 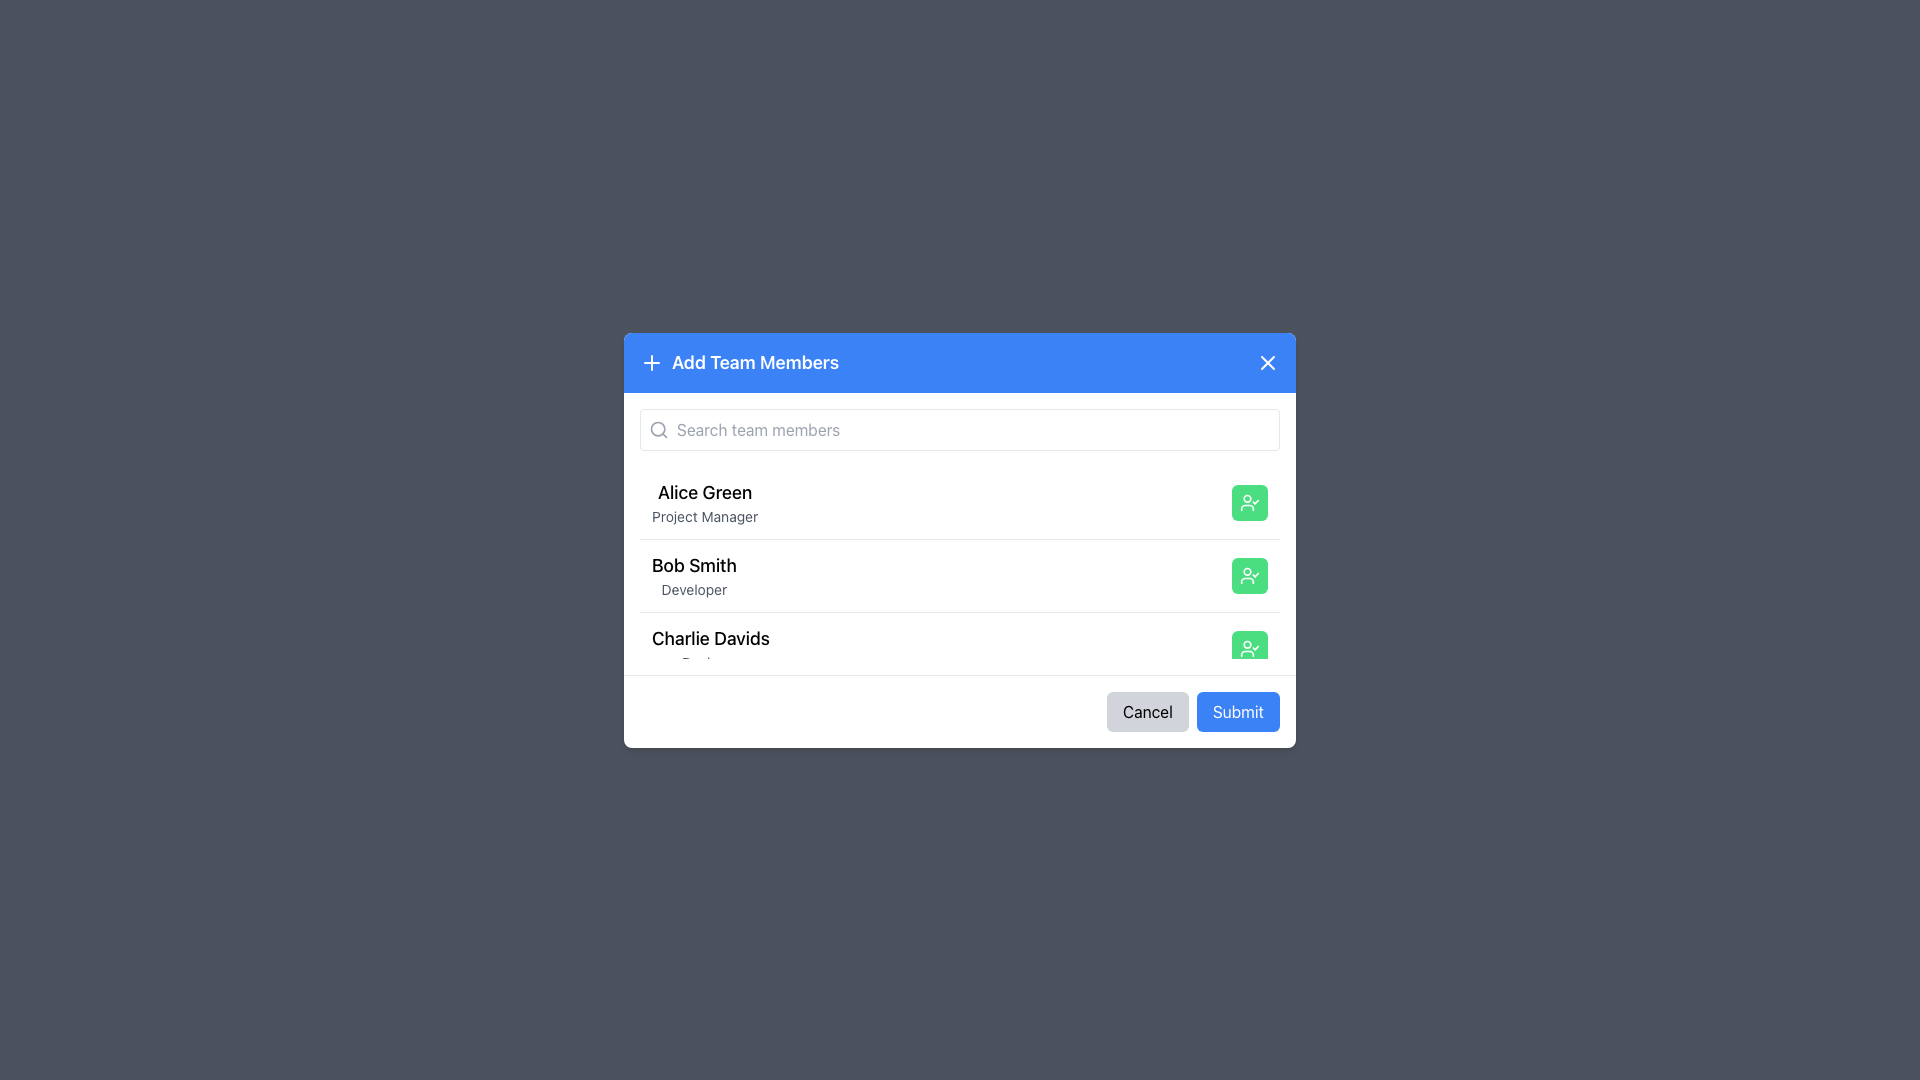 What do you see at coordinates (960, 428) in the screenshot?
I see `to select any existing text in the text input field used for searching team members, located centrally below the modal title bar` at bounding box center [960, 428].